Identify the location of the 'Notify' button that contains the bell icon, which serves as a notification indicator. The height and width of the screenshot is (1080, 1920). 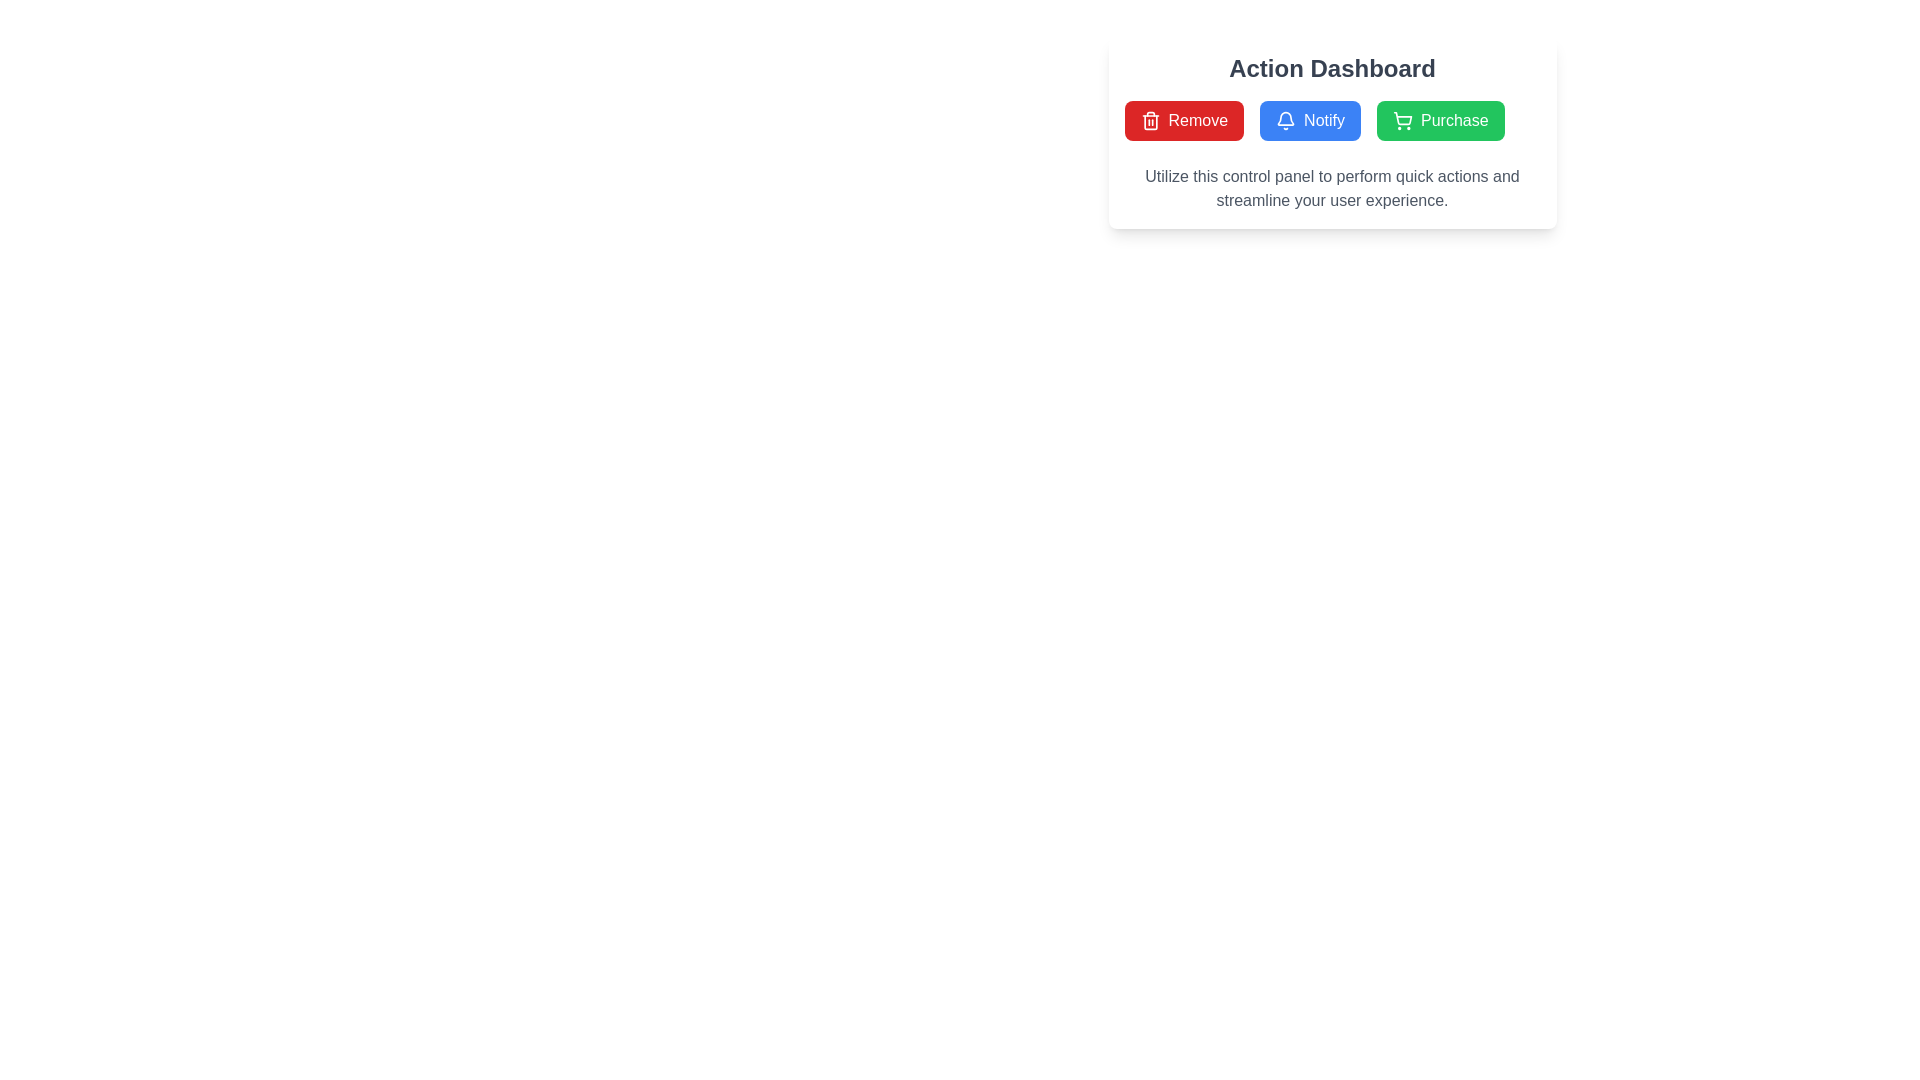
(1286, 120).